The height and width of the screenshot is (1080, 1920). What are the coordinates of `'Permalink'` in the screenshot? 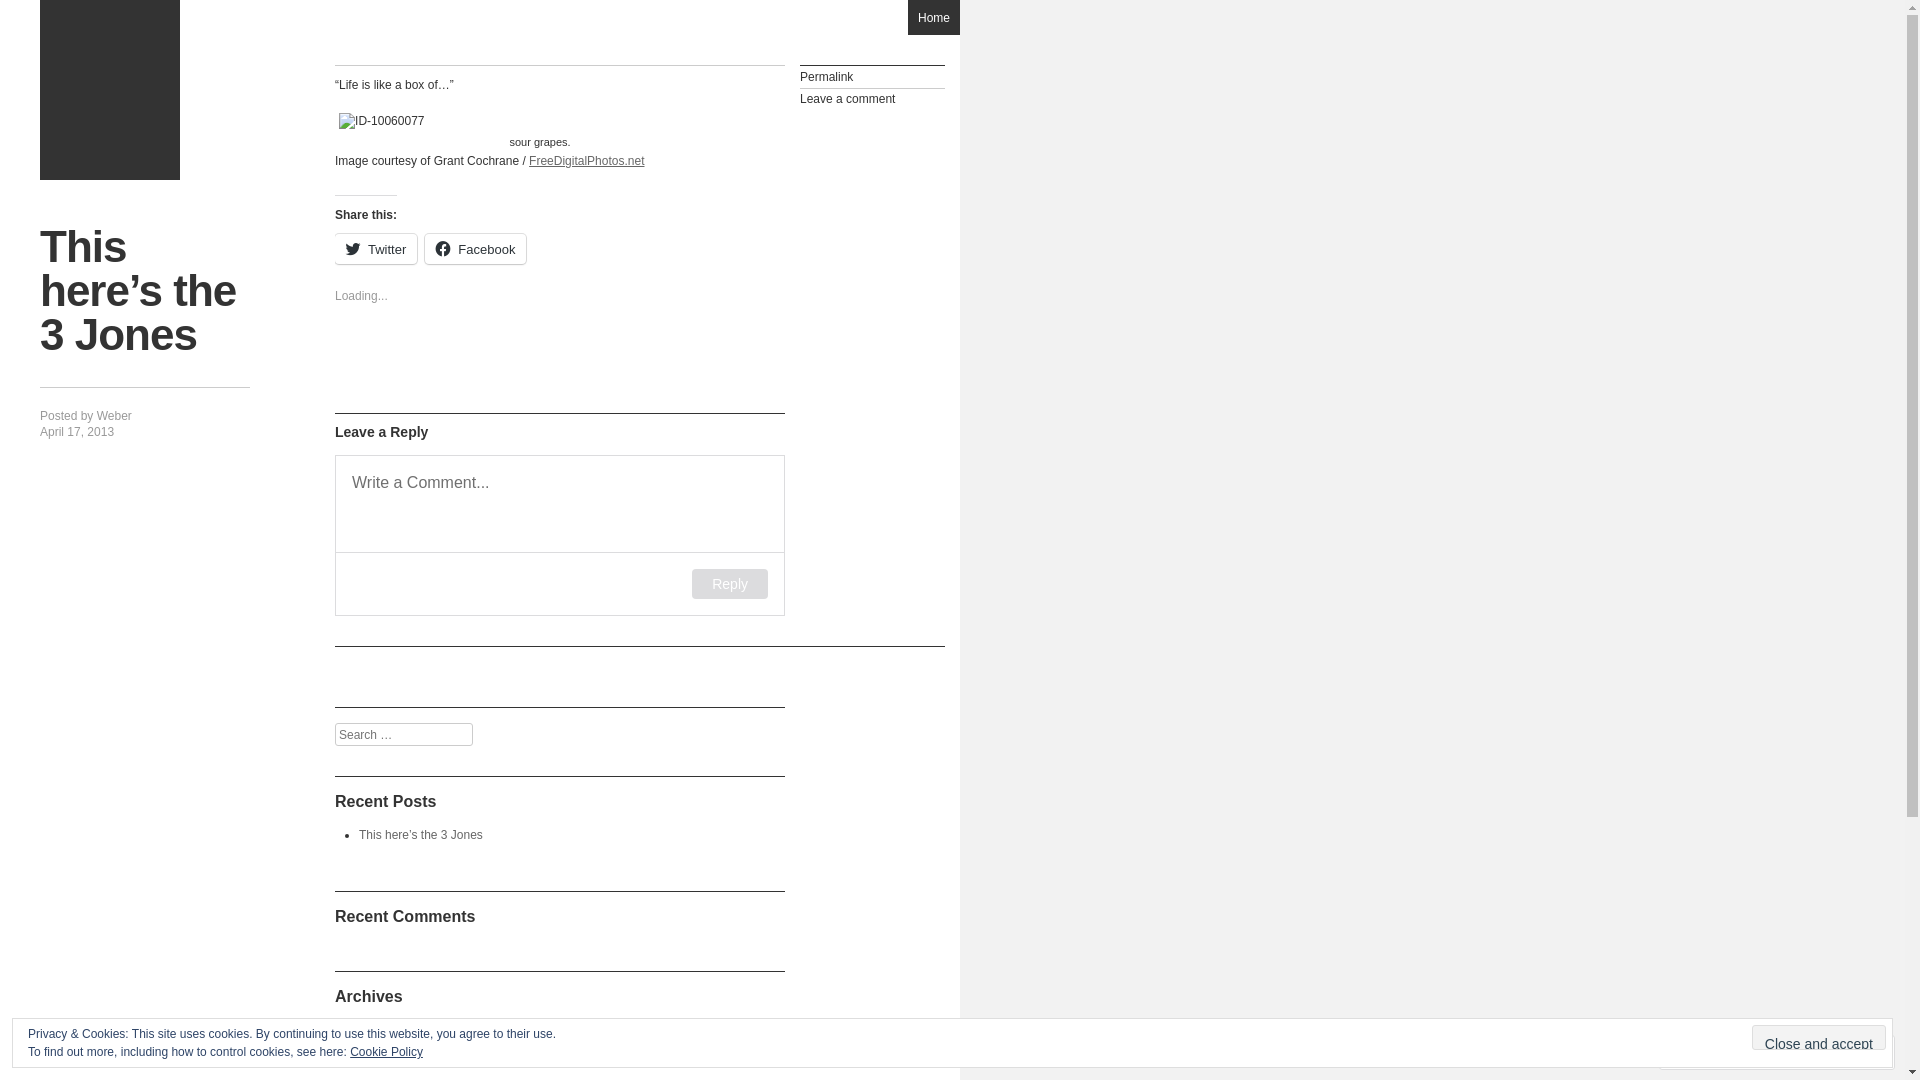 It's located at (872, 76).